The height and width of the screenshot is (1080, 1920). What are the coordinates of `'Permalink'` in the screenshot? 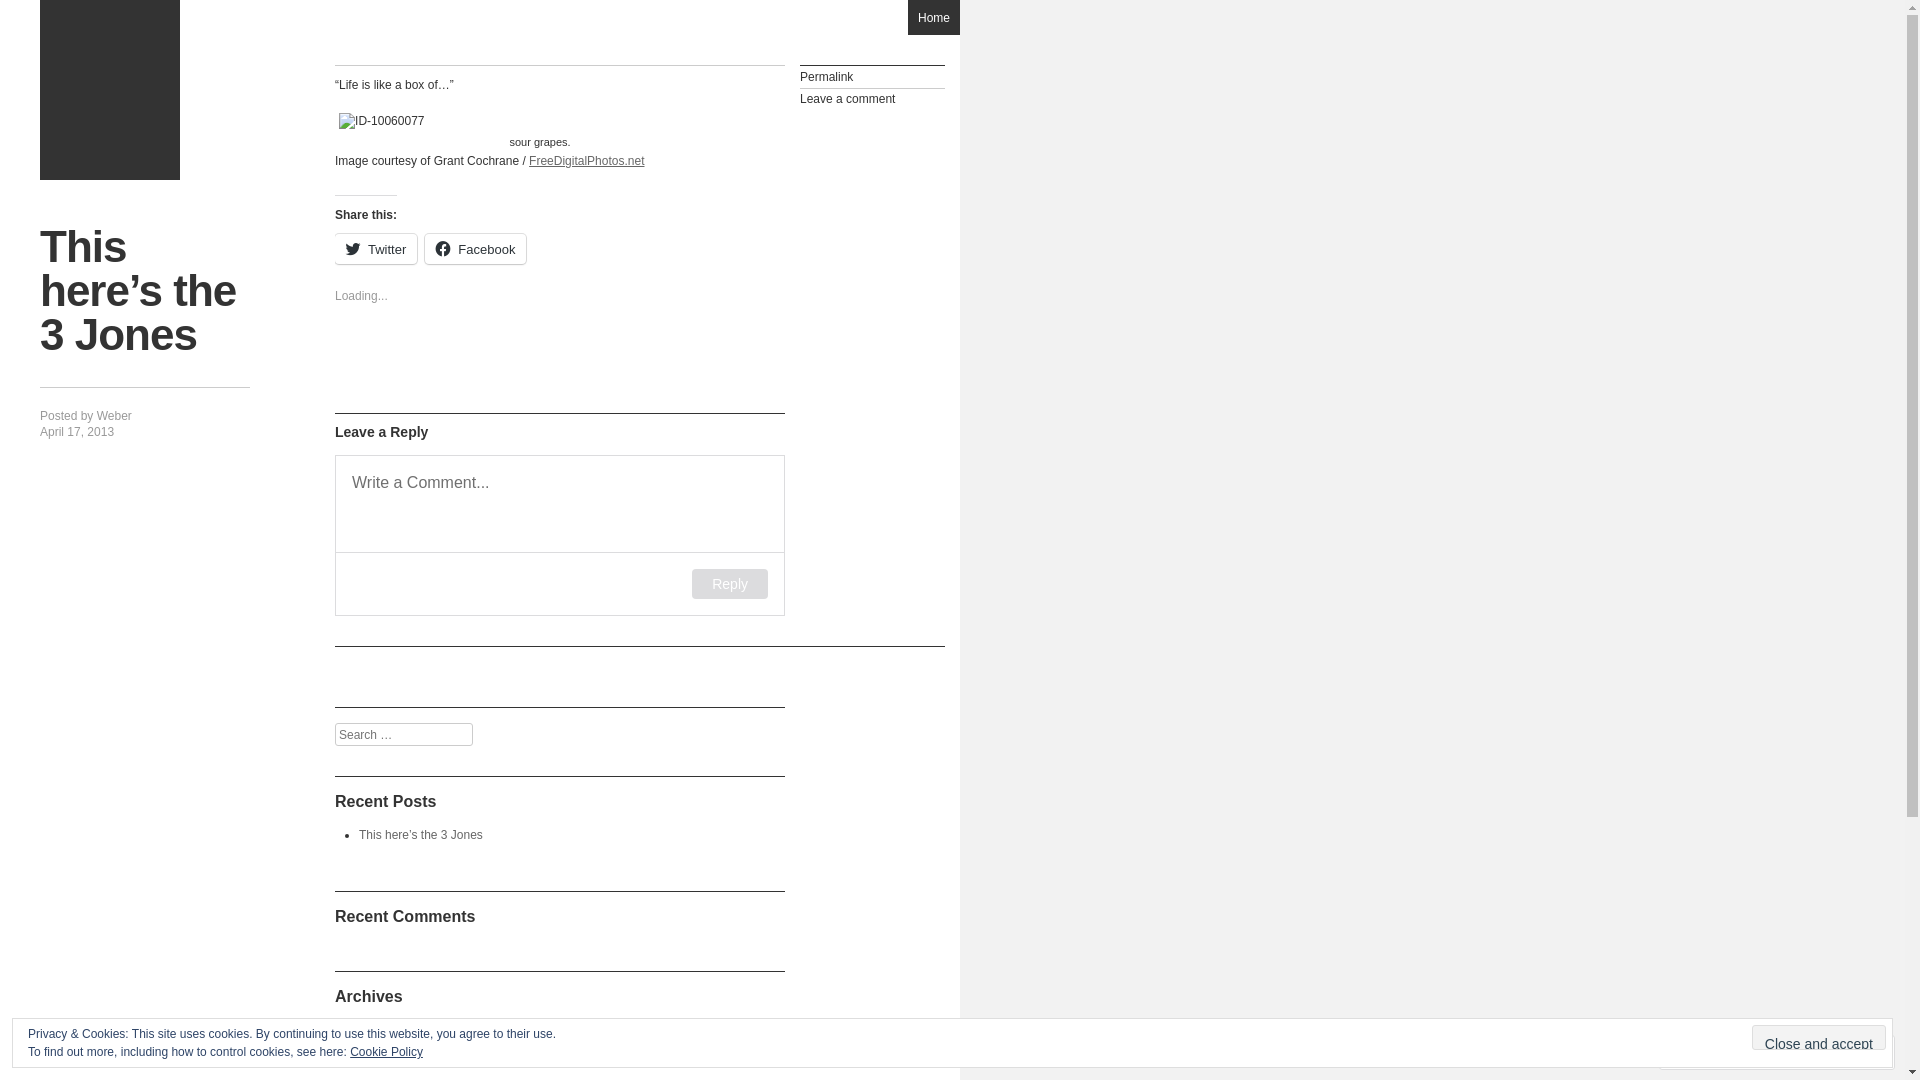 It's located at (872, 76).